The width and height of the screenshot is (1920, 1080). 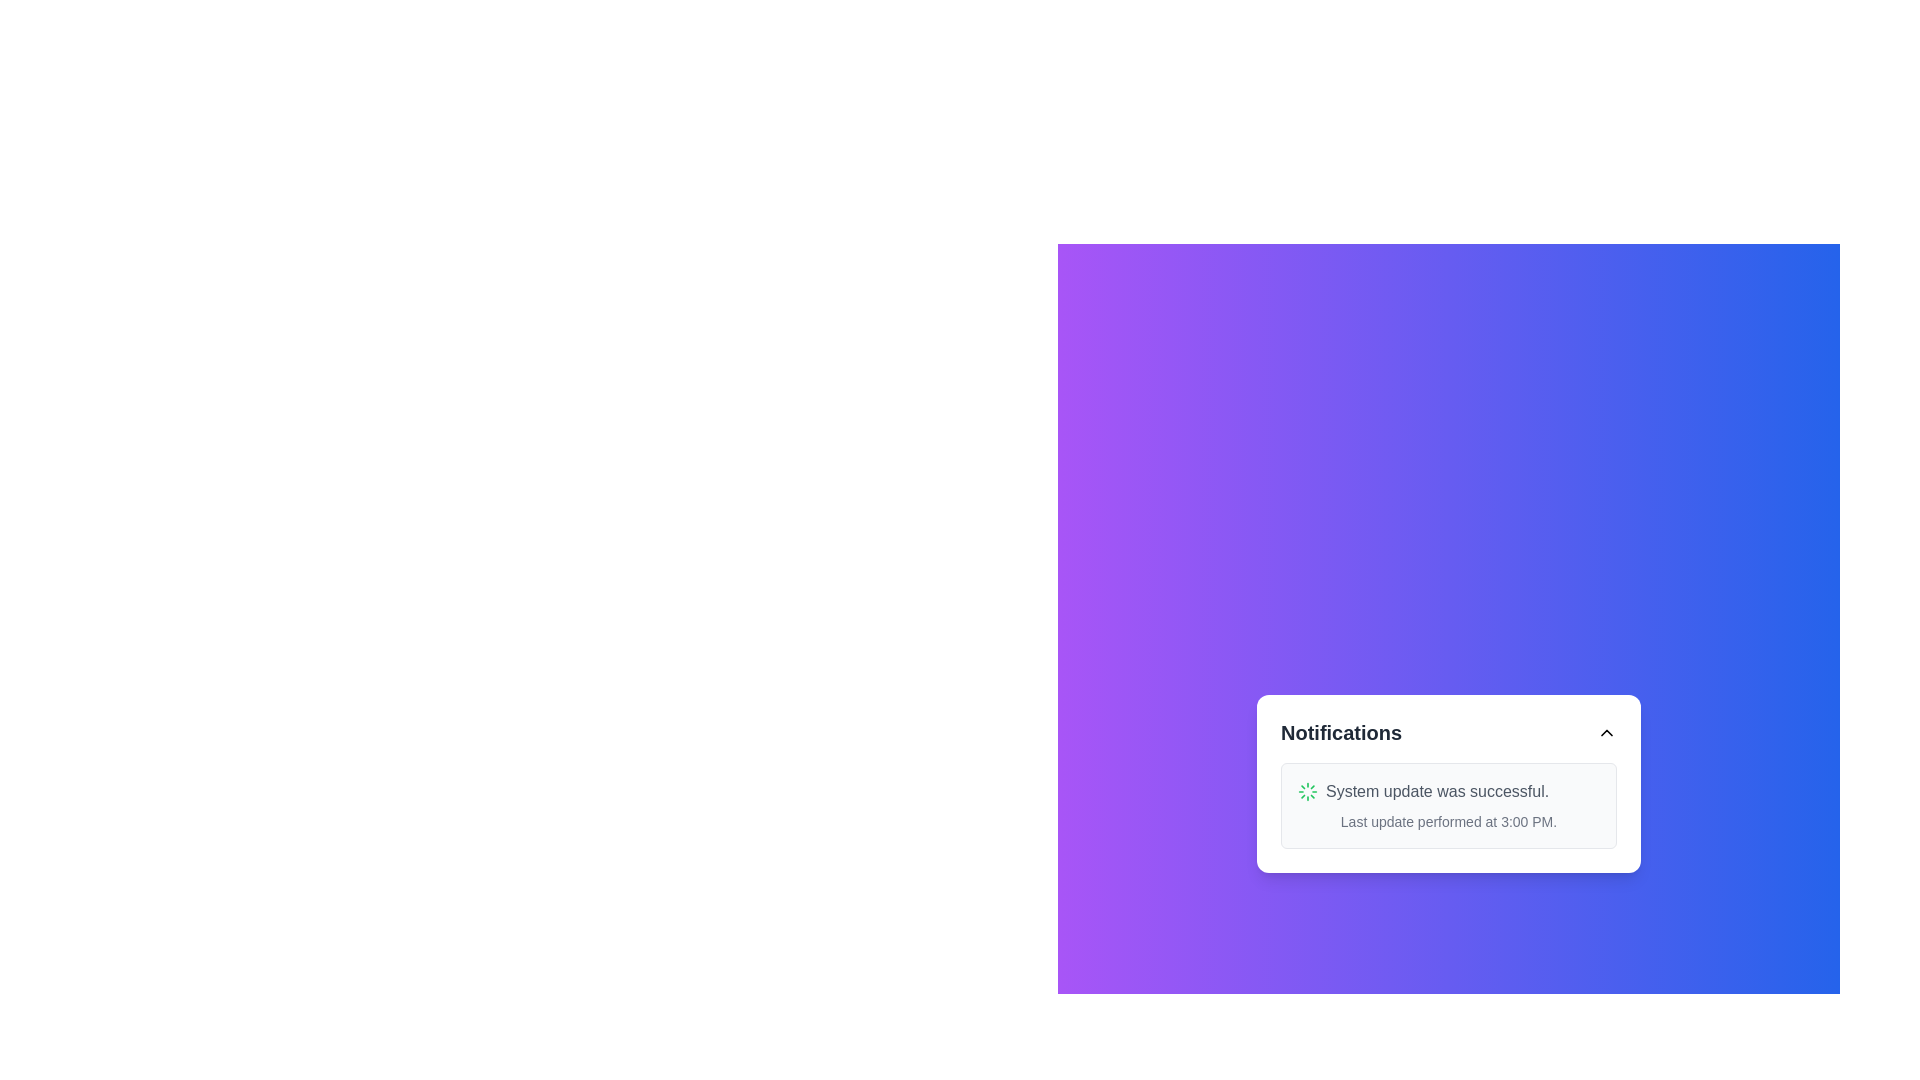 What do you see at coordinates (1449, 821) in the screenshot?
I see `the informational text block that indicates the last update time, located below the primary message 'System update was successful' in the notification card` at bounding box center [1449, 821].